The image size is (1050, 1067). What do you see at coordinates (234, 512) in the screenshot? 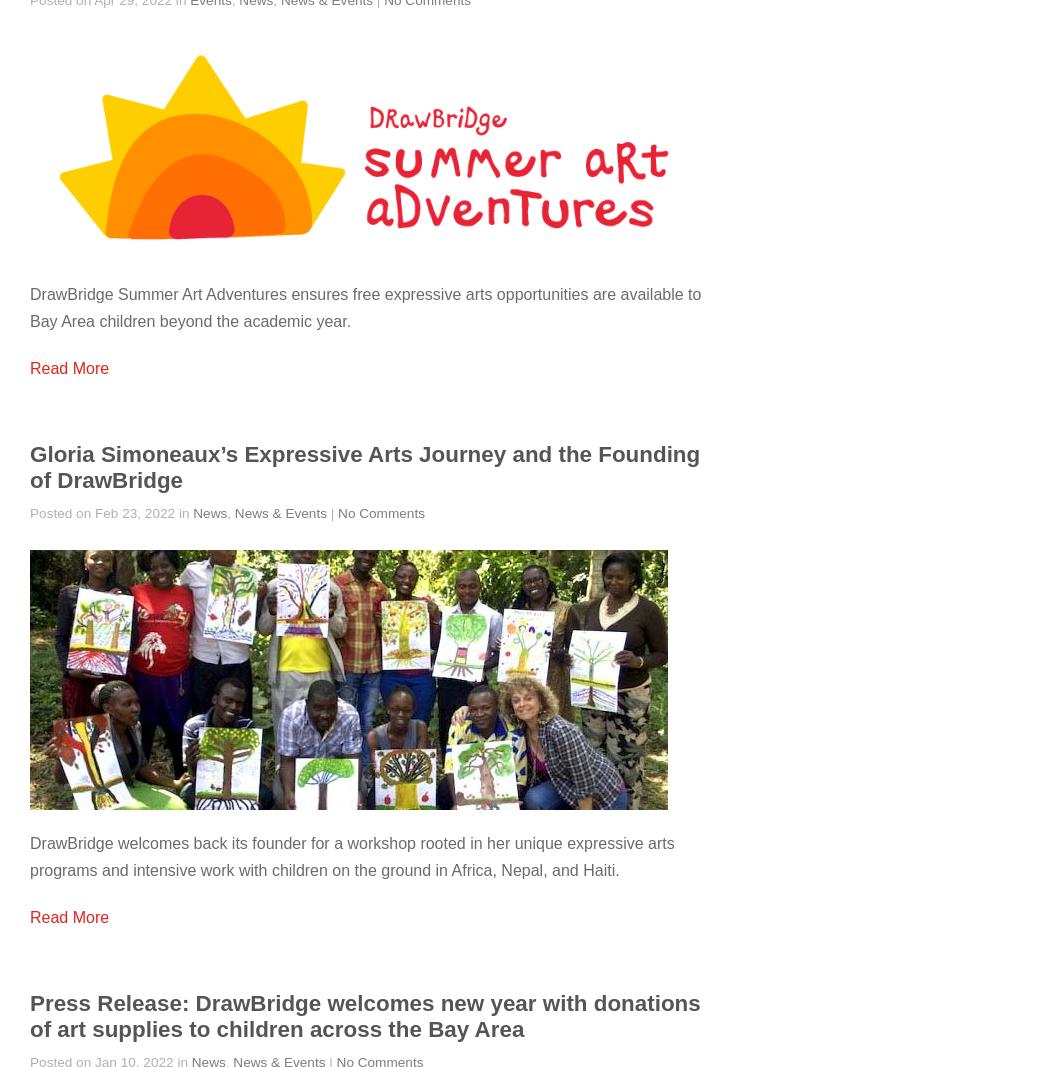
I see `'News & Events'` at bounding box center [234, 512].